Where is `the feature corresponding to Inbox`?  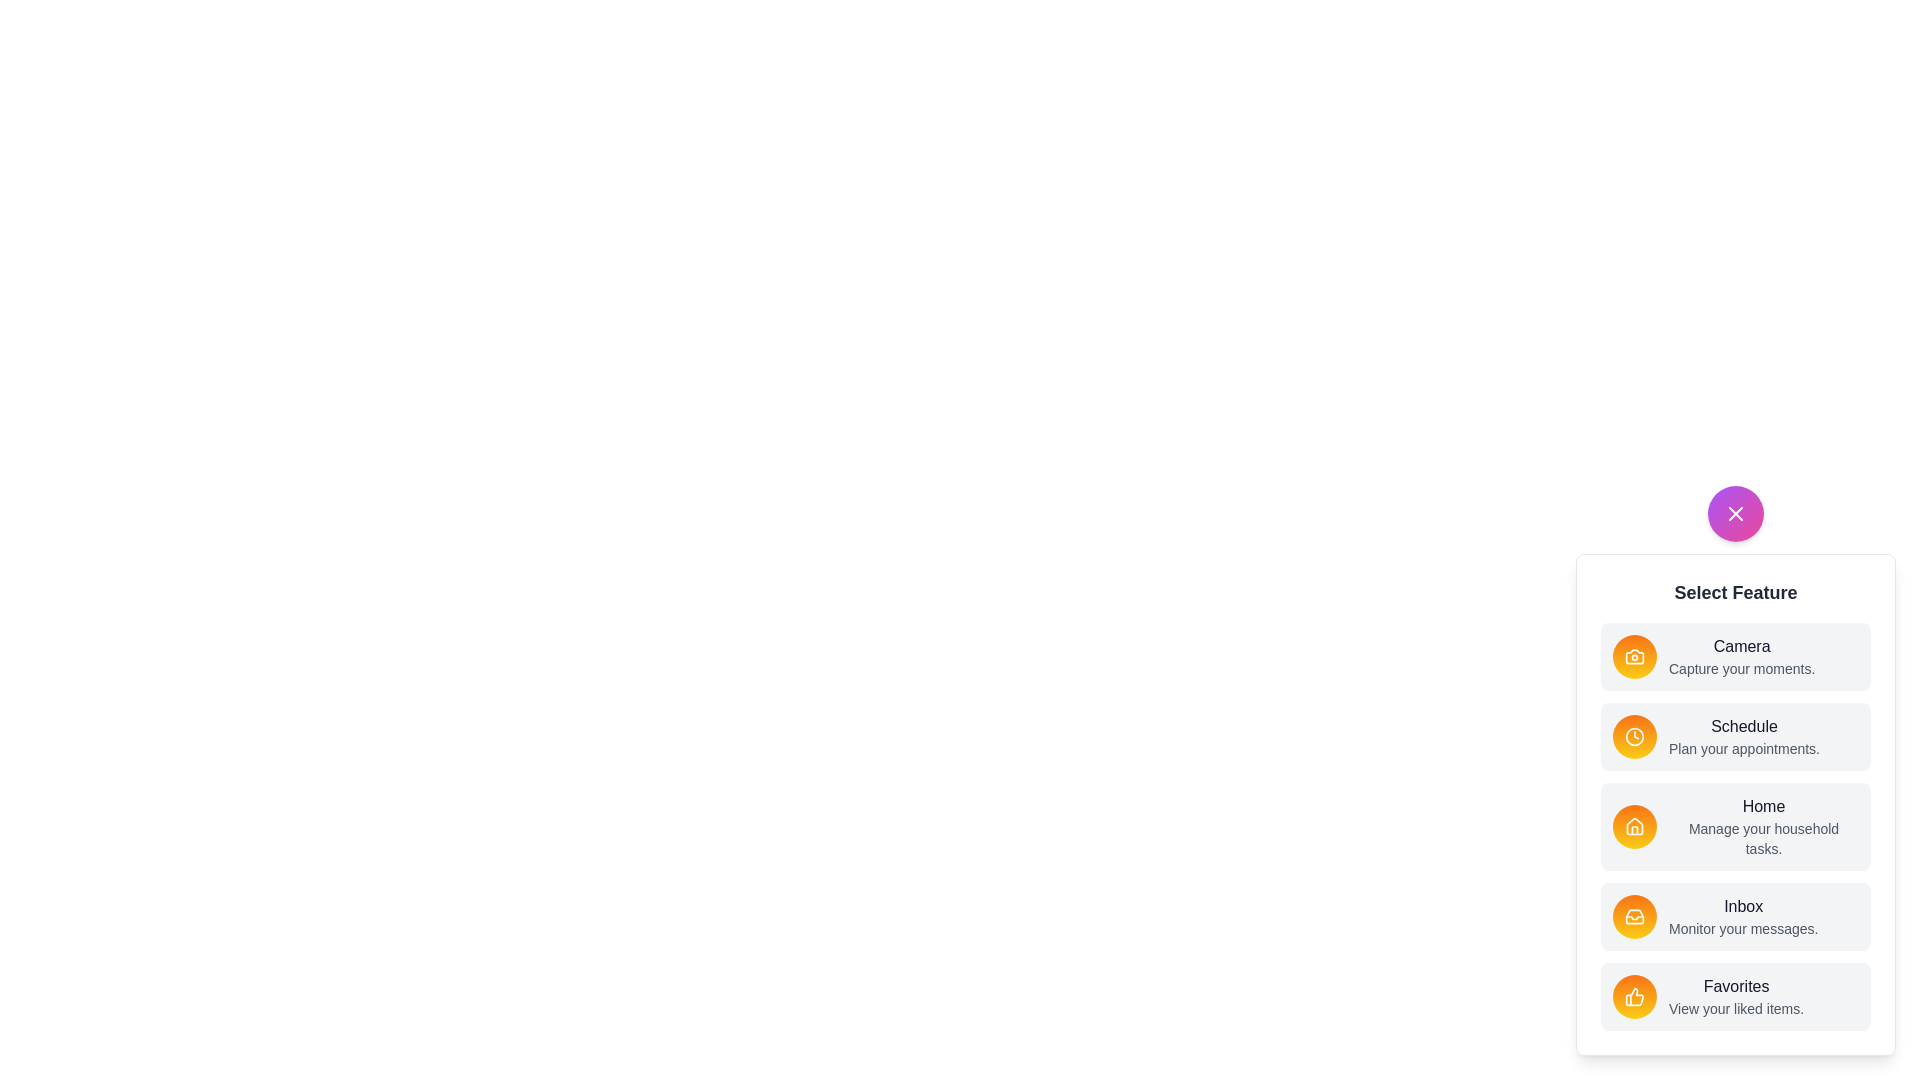 the feature corresponding to Inbox is located at coordinates (1635, 917).